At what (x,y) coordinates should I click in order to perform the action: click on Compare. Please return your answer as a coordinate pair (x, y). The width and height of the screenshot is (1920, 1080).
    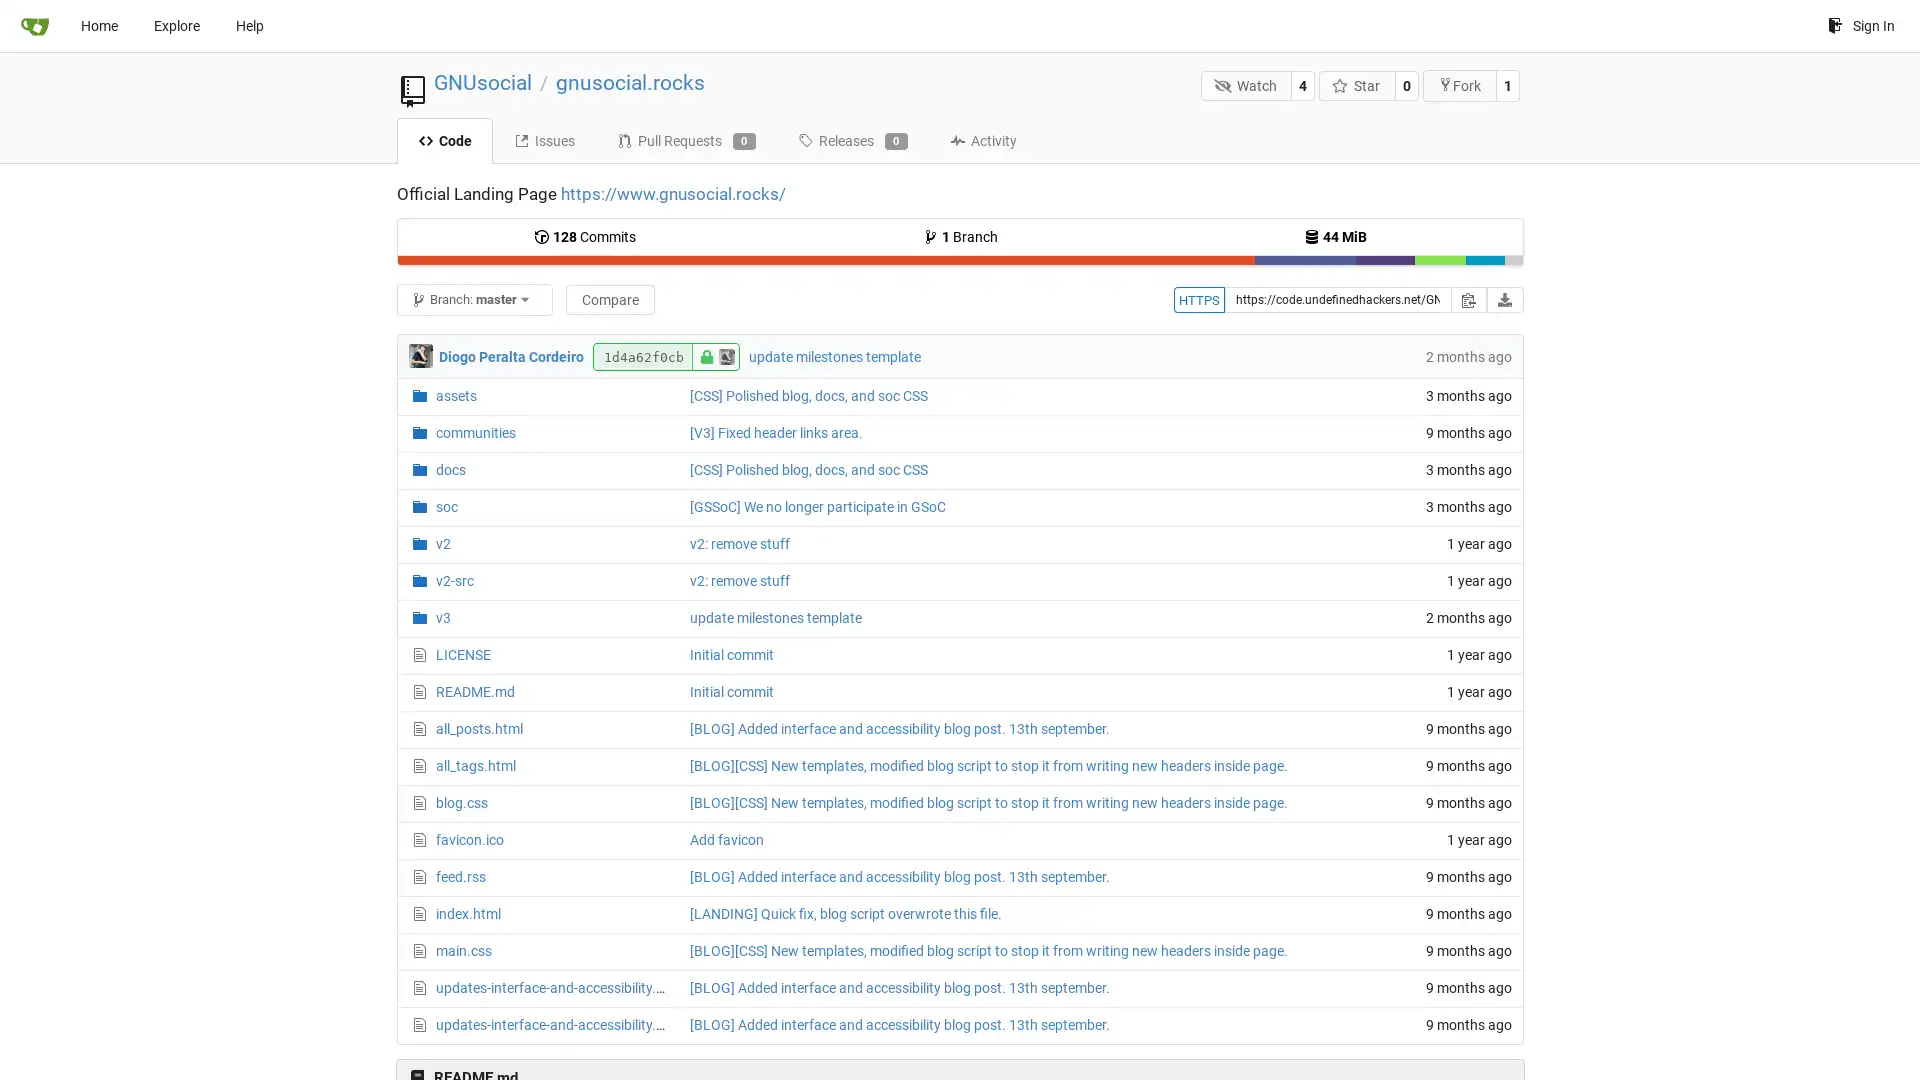
    Looking at the image, I should click on (608, 299).